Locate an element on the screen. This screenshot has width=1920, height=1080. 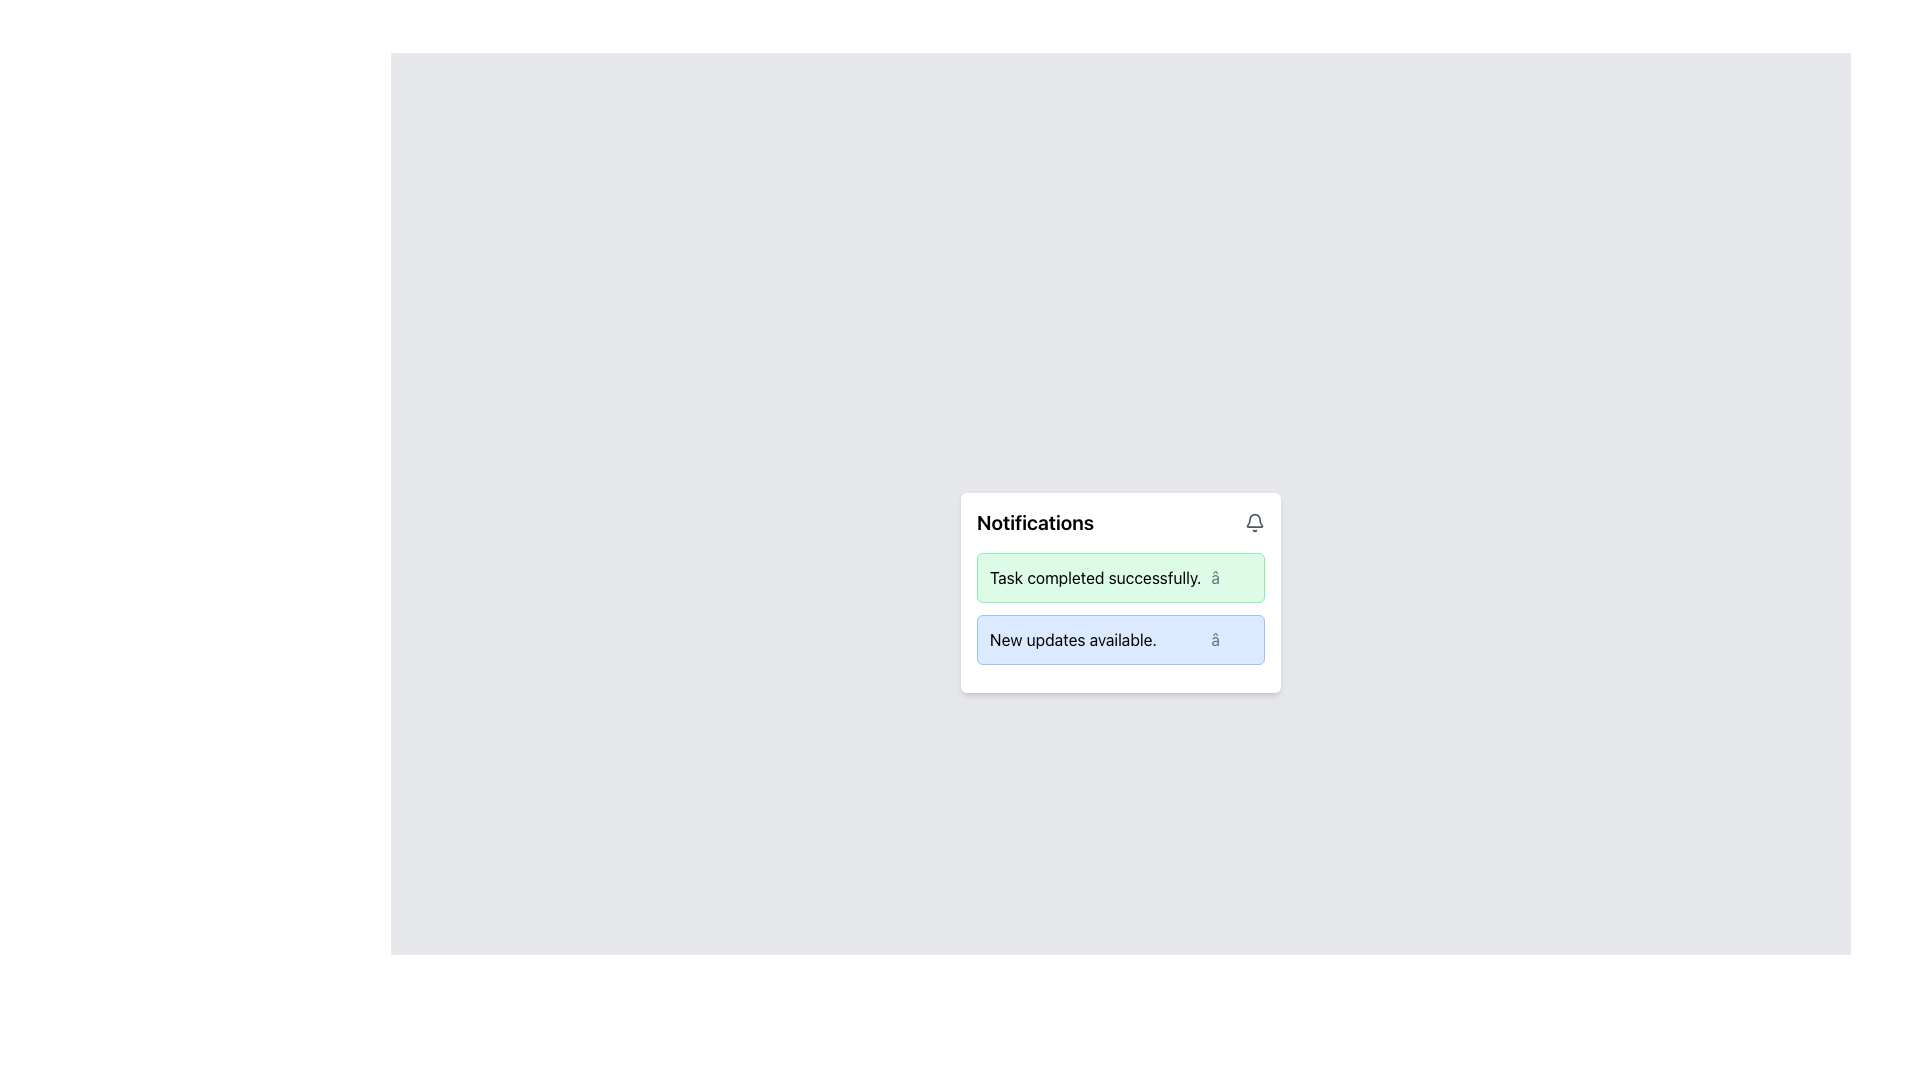
notification text displayed in the Notification box, which is located beneath the 'Notifications' header inside a white rounded rectangle card is located at coordinates (1121, 608).